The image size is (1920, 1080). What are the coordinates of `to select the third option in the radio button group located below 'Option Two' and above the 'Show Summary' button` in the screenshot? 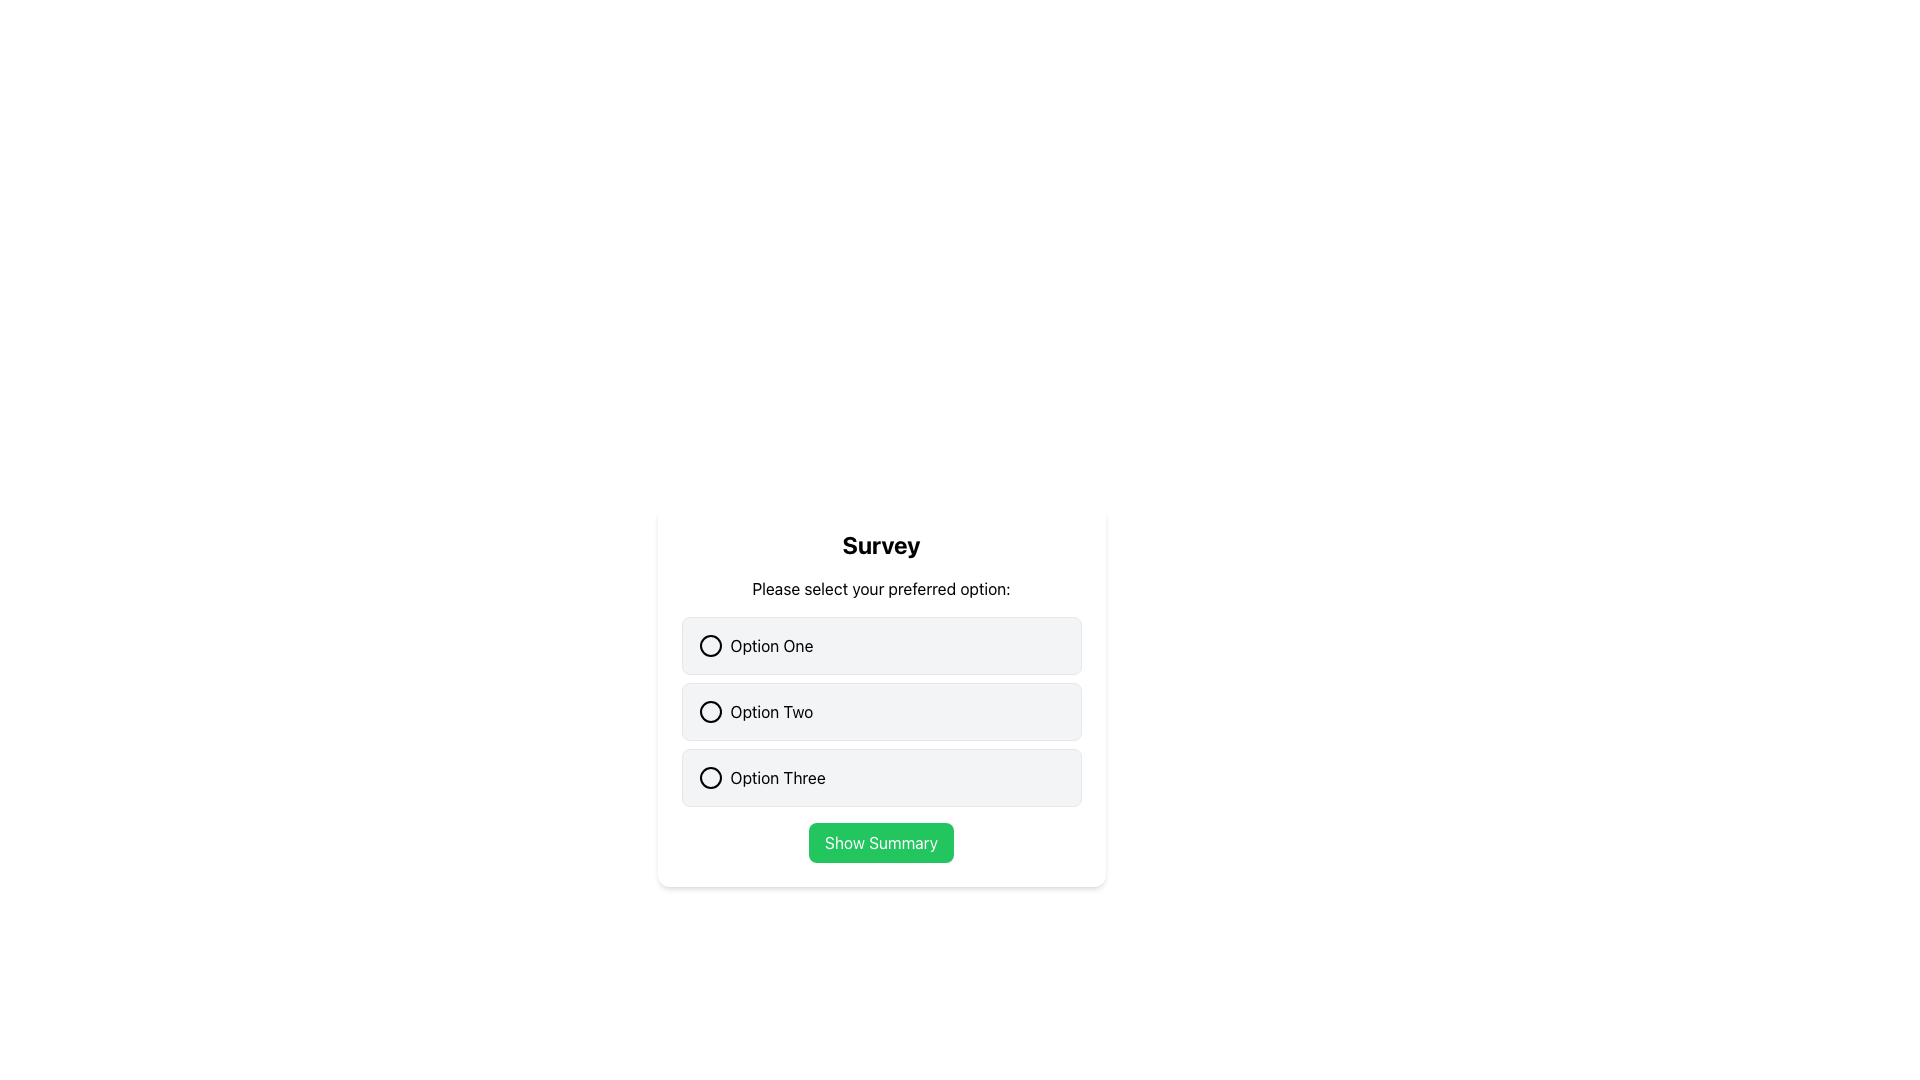 It's located at (880, 777).